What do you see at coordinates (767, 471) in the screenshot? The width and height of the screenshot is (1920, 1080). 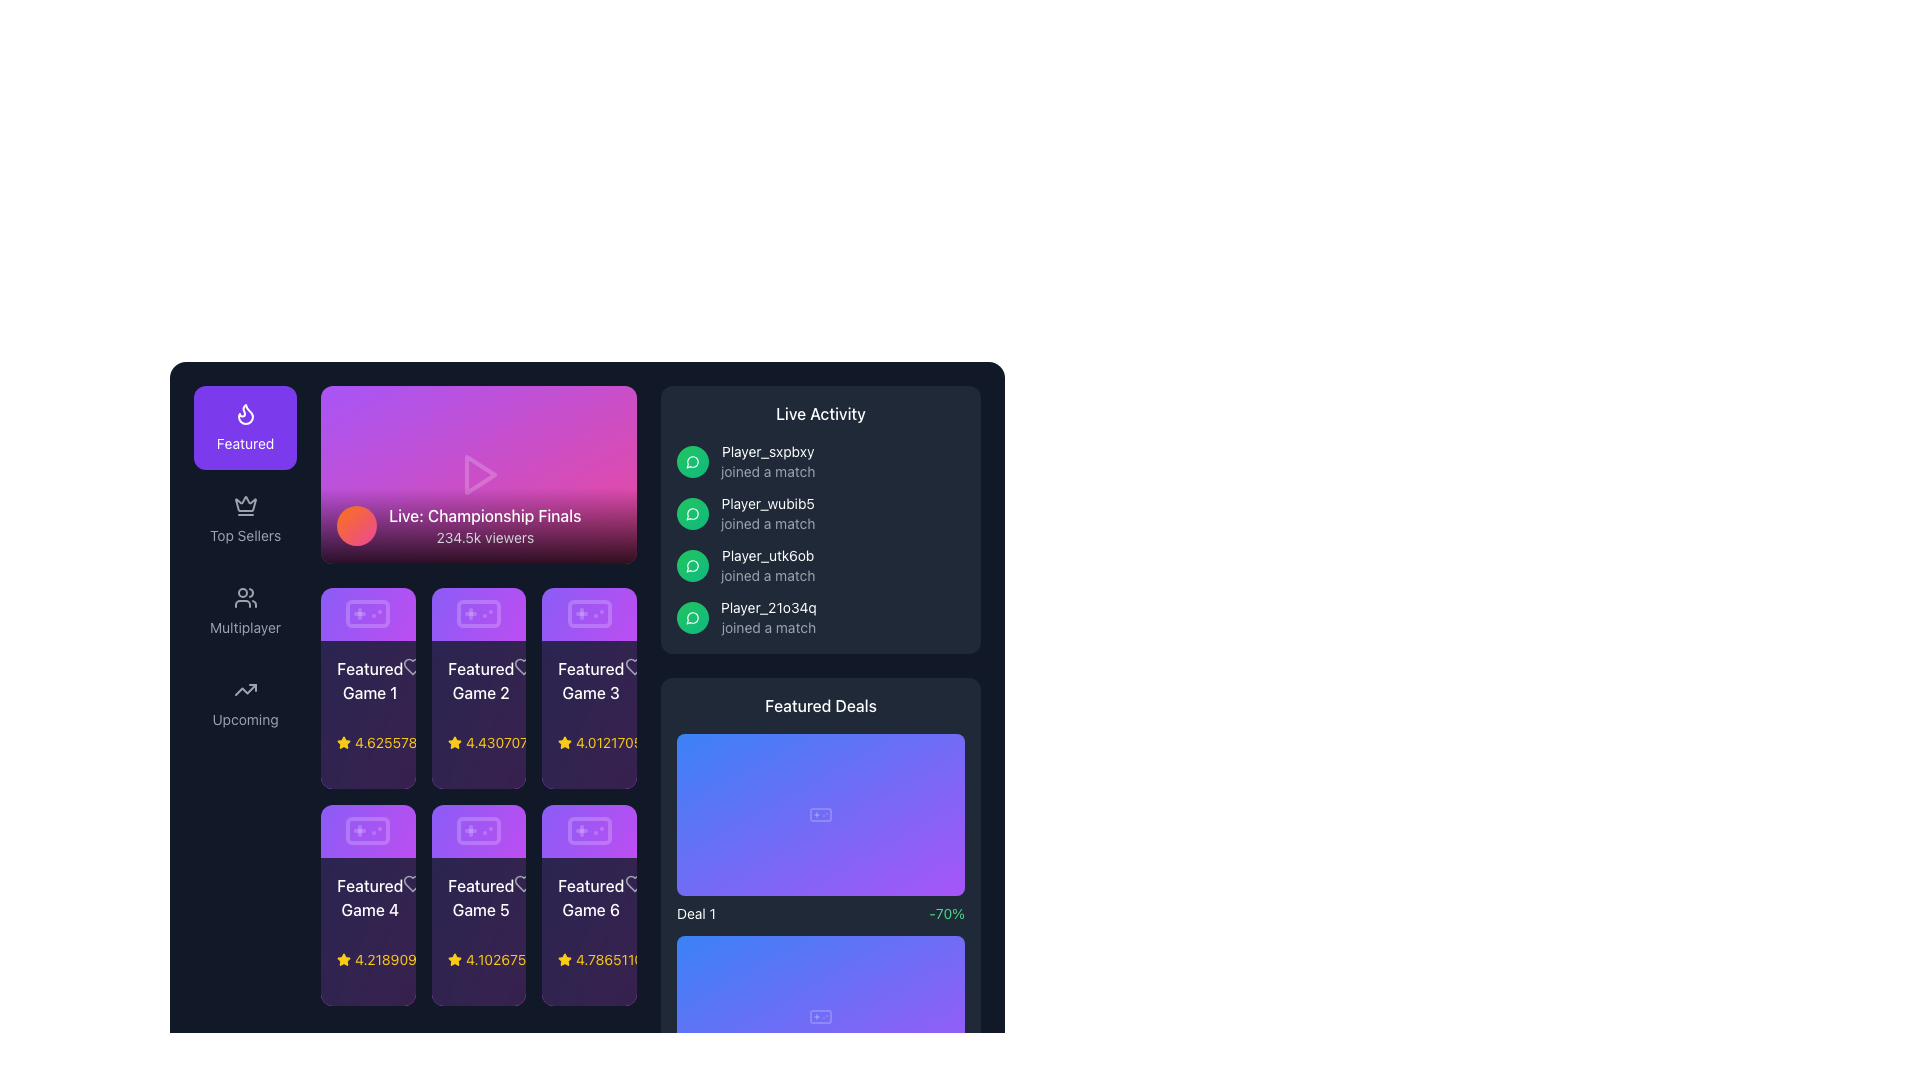 I see `the text label indicating the activity status of user 'Player_sxpbxy', located in the 'Live Activity' section, directly below the username` at bounding box center [767, 471].